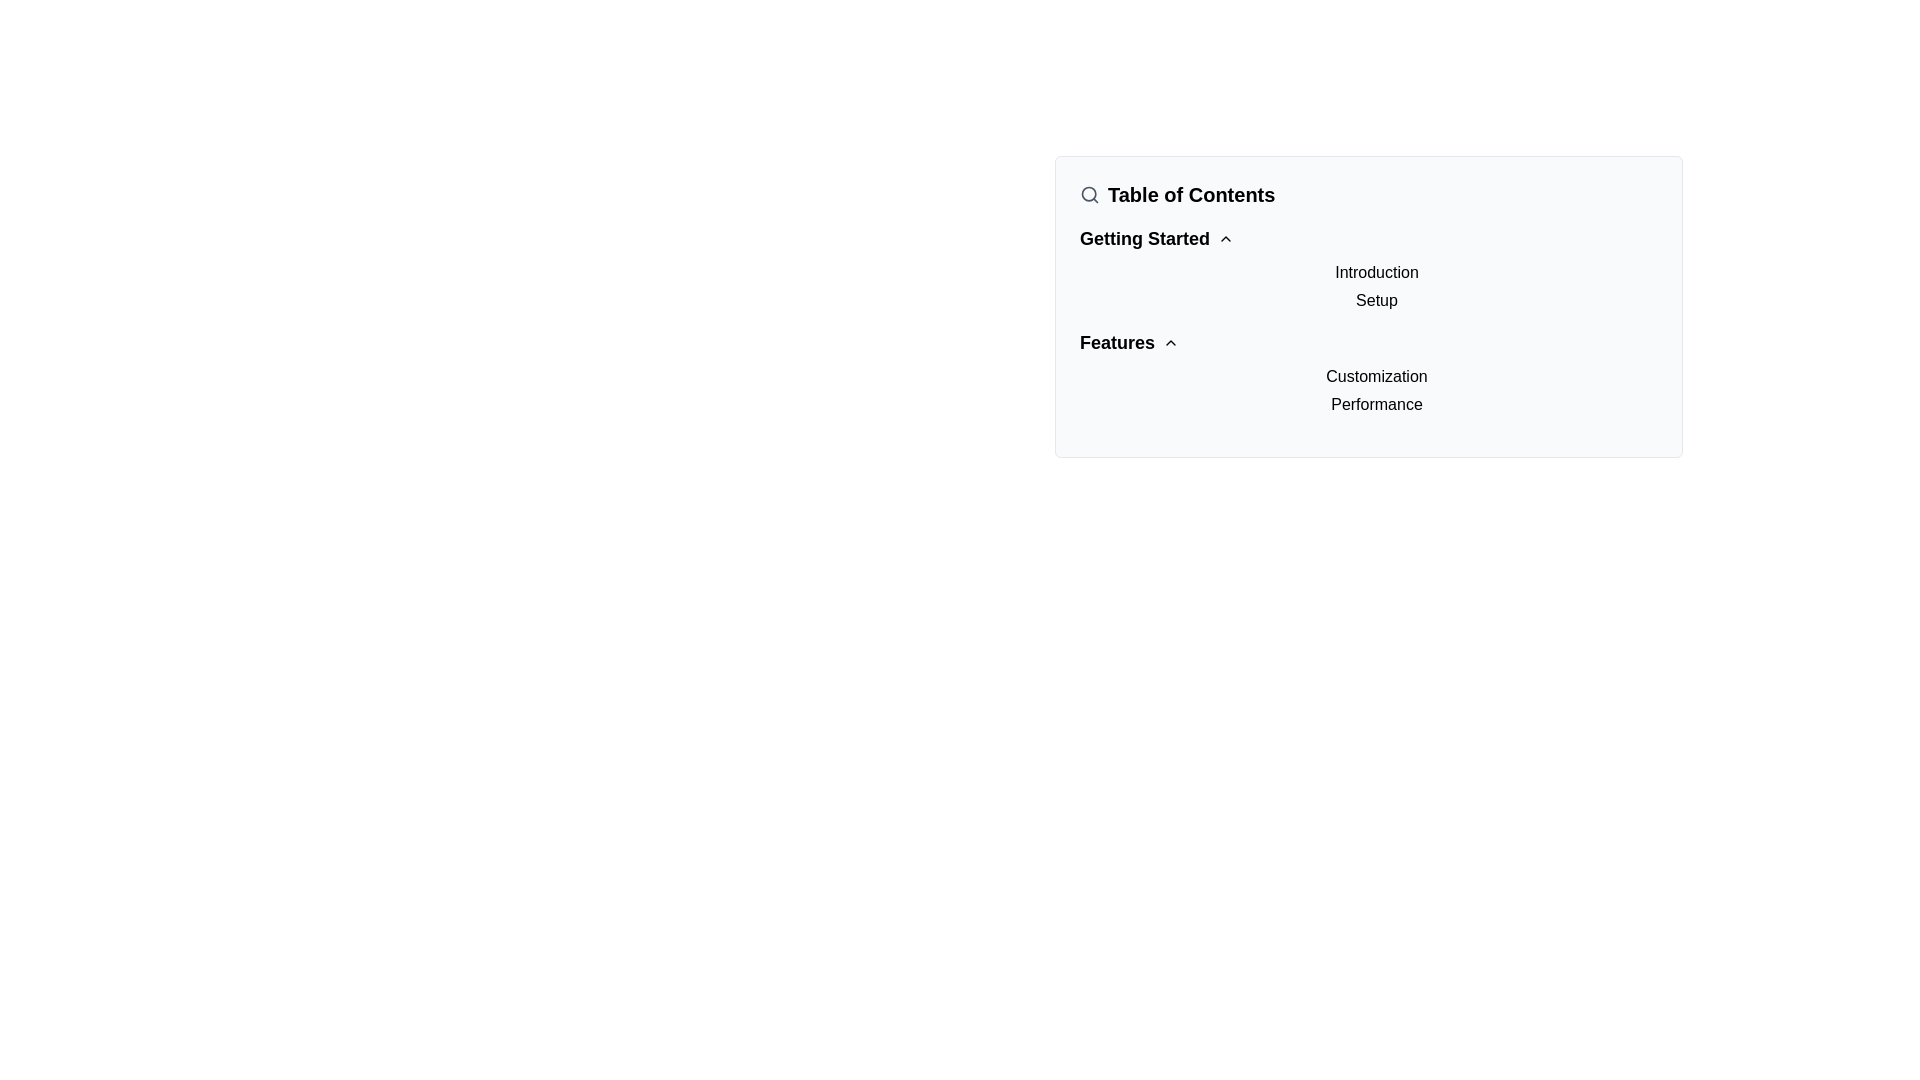 Image resolution: width=1920 pixels, height=1080 pixels. I want to click on the 'Introduction' text label under the 'Getting Started' section of the 'Table of Contents' to change its color to blue, so click(1376, 273).